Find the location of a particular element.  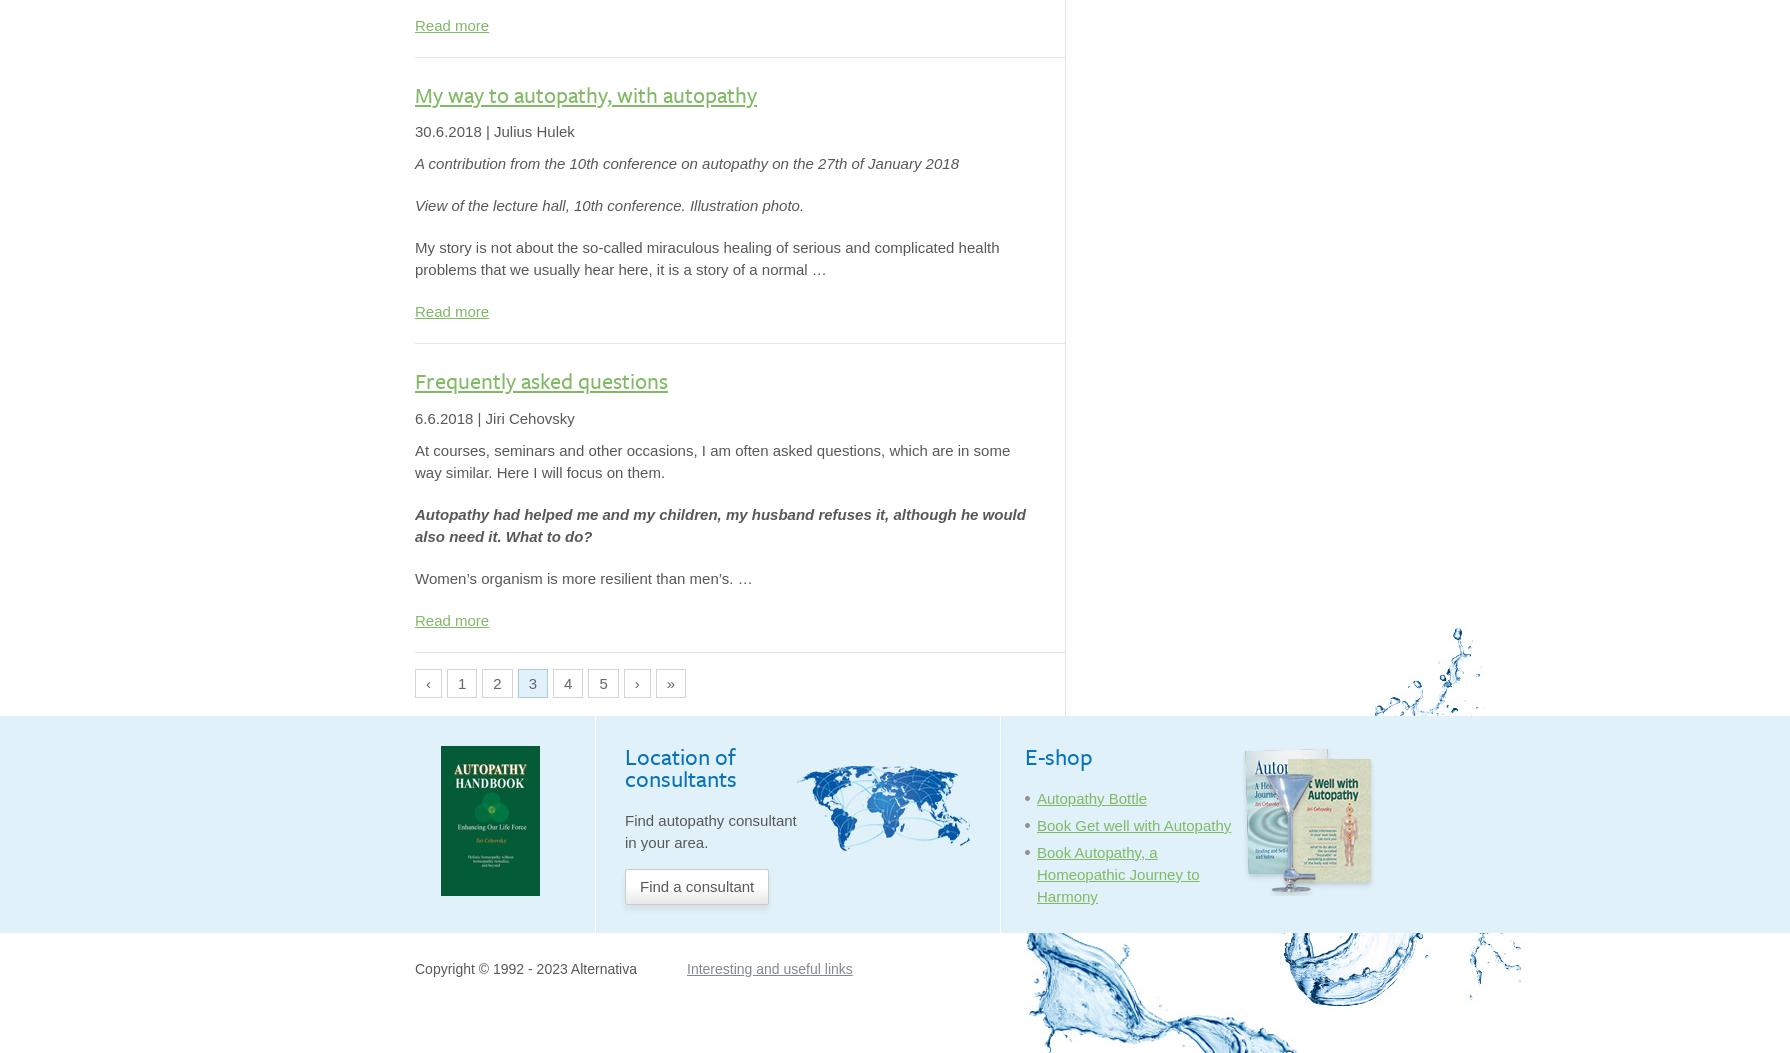

'5' is located at coordinates (602, 683).